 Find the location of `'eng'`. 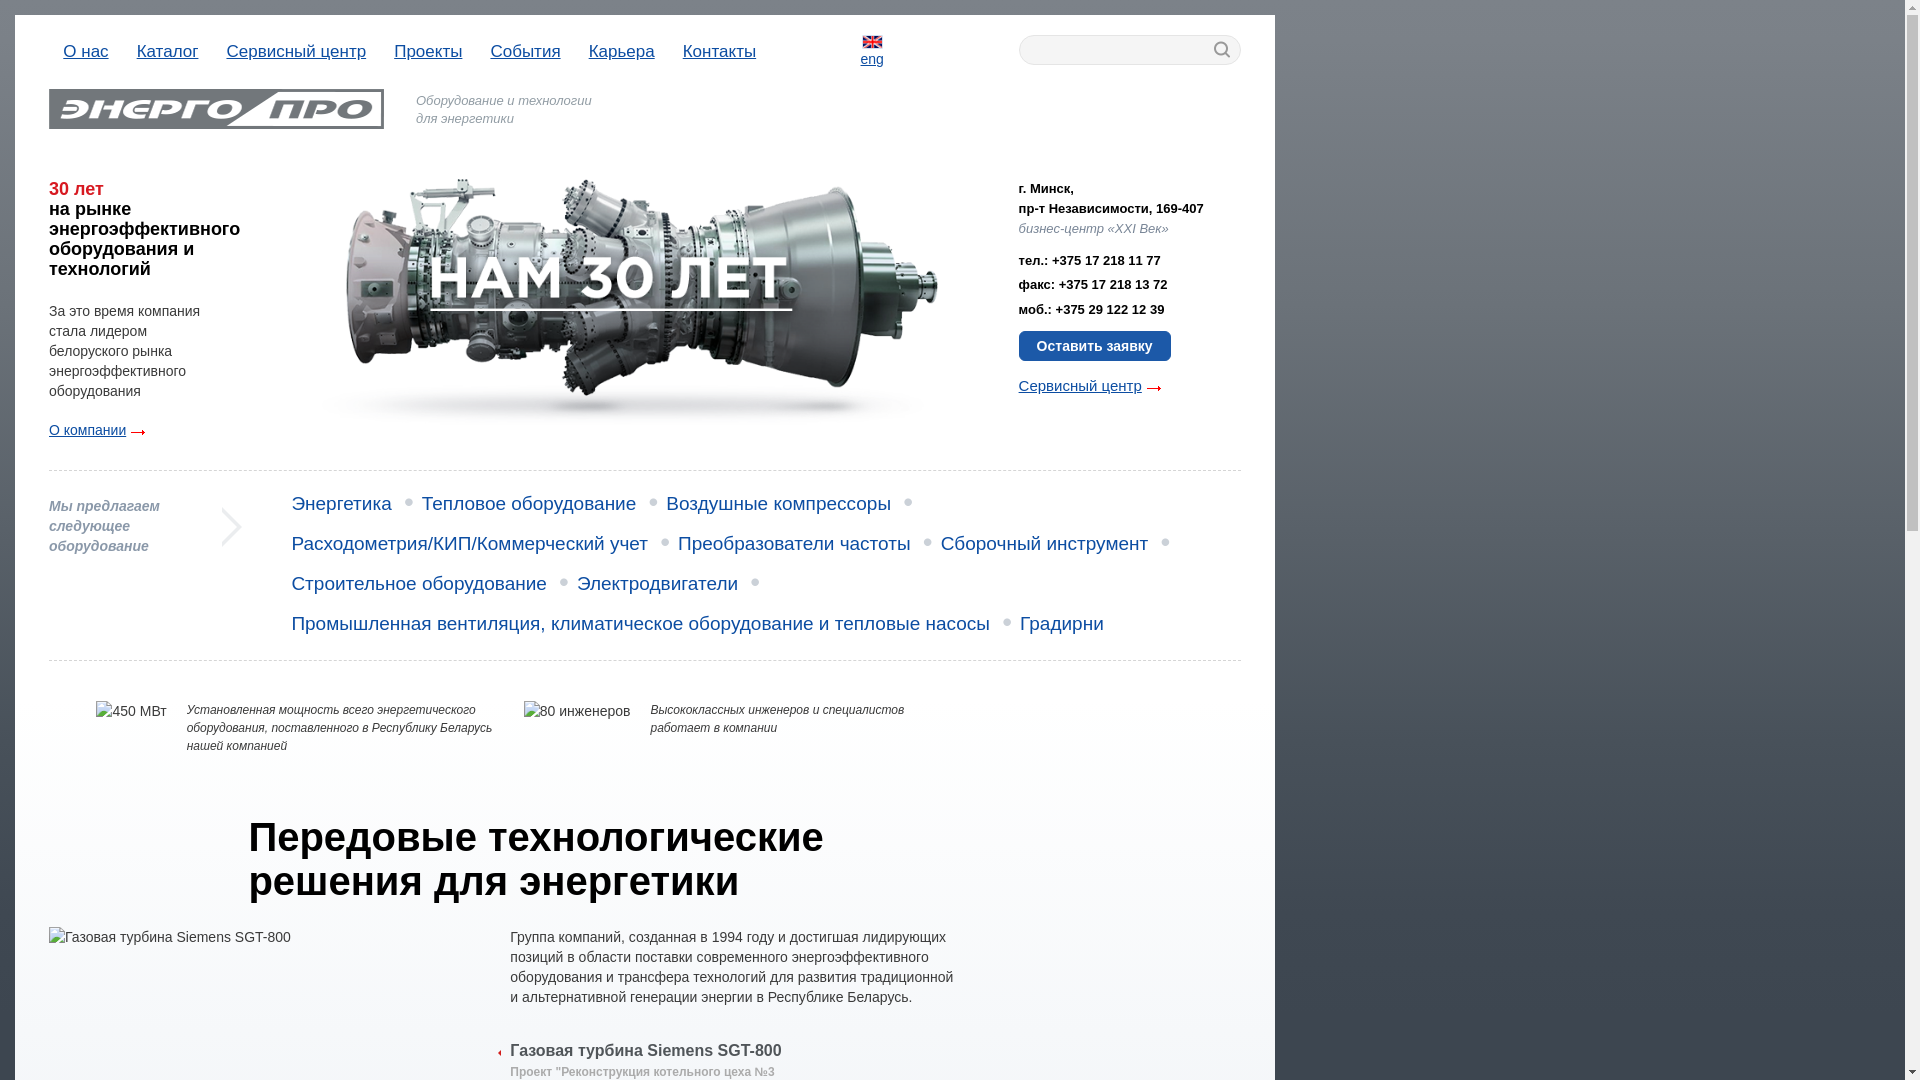

'eng' is located at coordinates (860, 49).